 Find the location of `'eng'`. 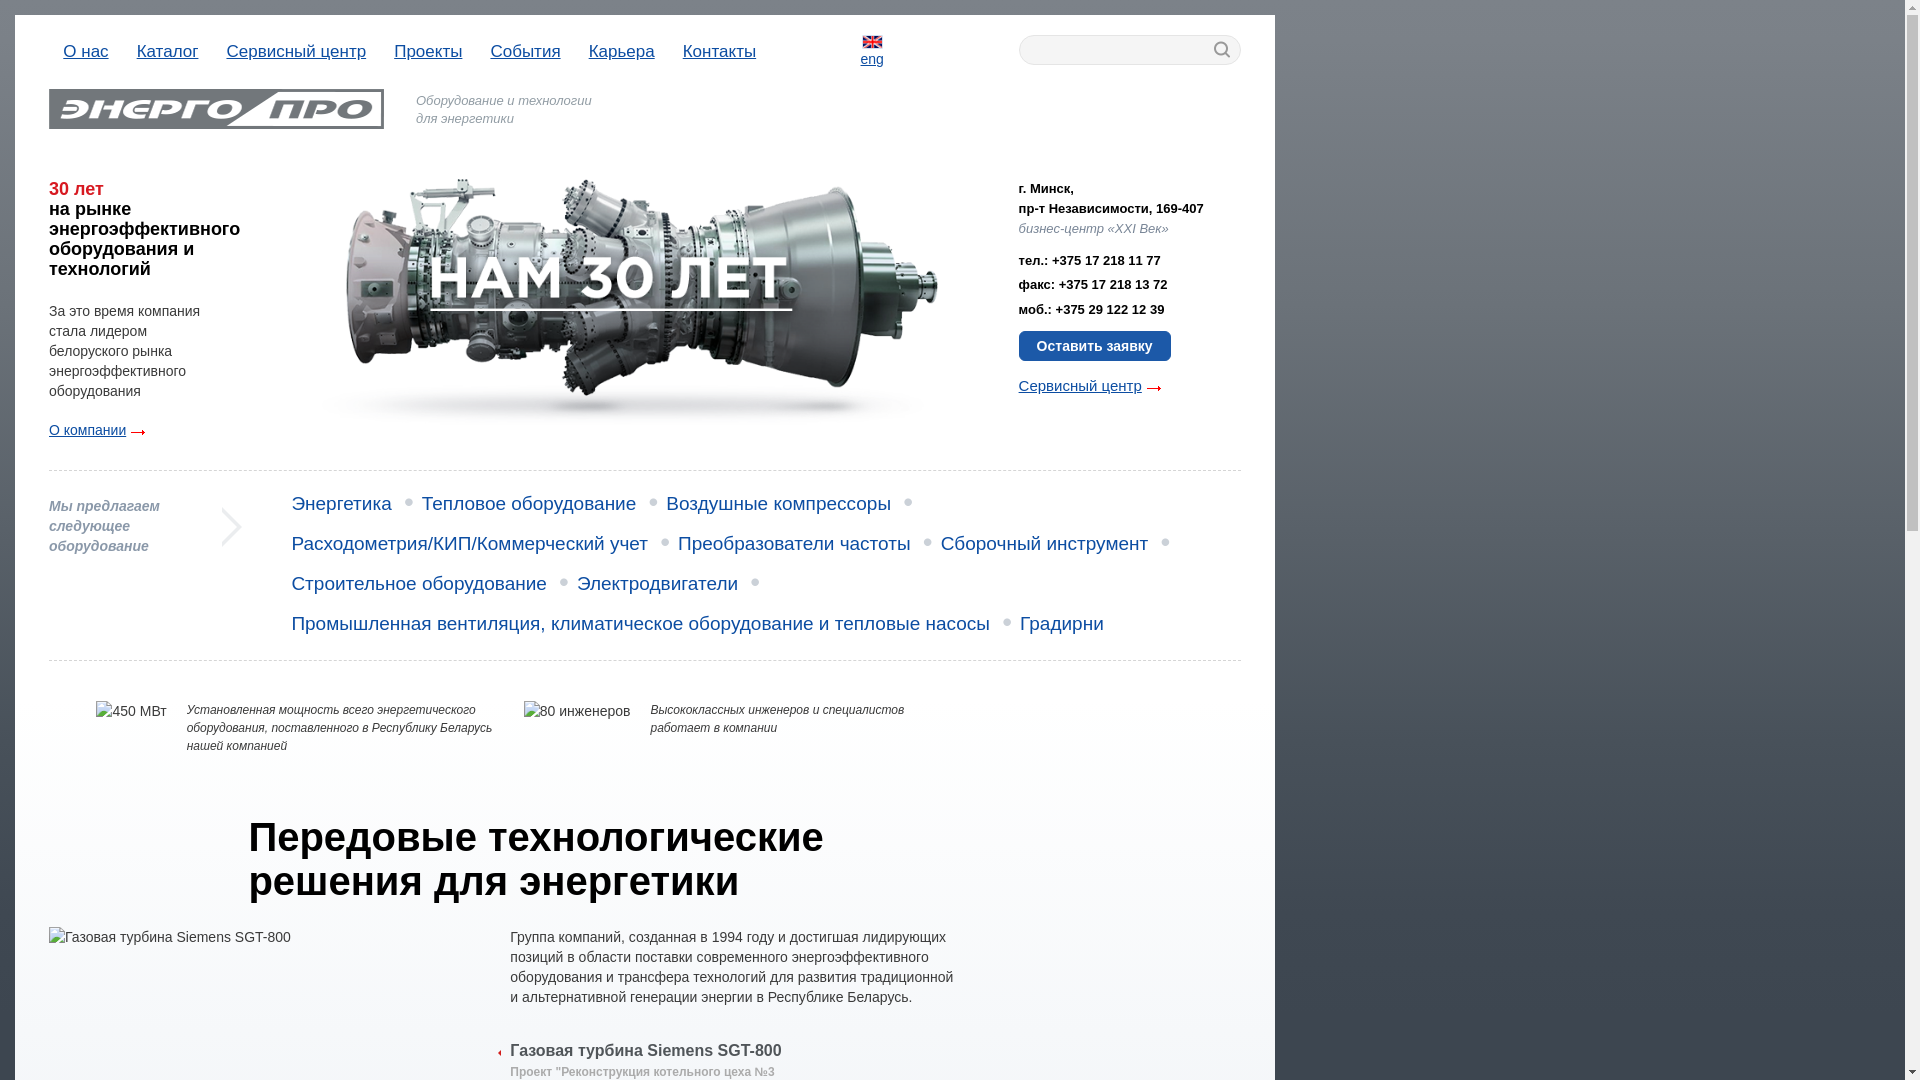

'eng' is located at coordinates (860, 49).